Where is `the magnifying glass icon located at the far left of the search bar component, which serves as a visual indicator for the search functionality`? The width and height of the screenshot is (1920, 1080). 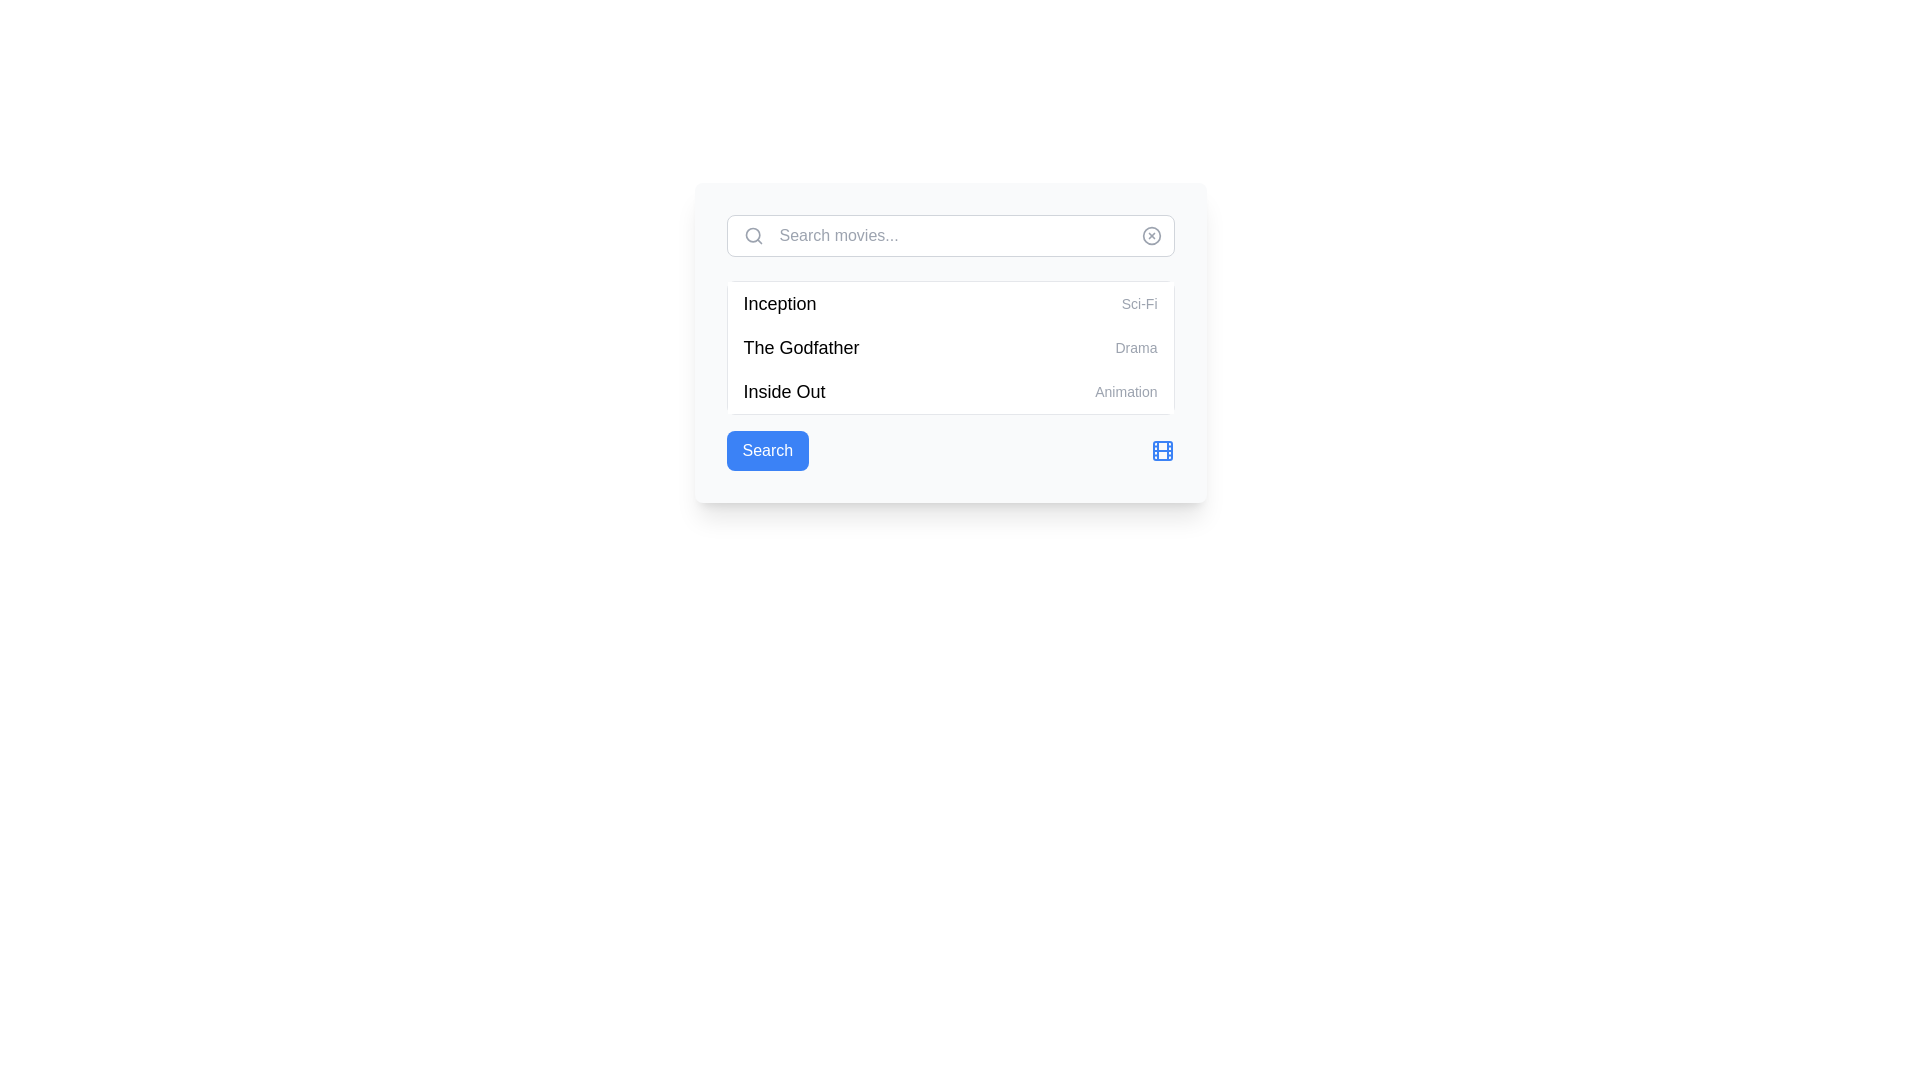
the magnifying glass icon located at the far left of the search bar component, which serves as a visual indicator for the search functionality is located at coordinates (752, 234).